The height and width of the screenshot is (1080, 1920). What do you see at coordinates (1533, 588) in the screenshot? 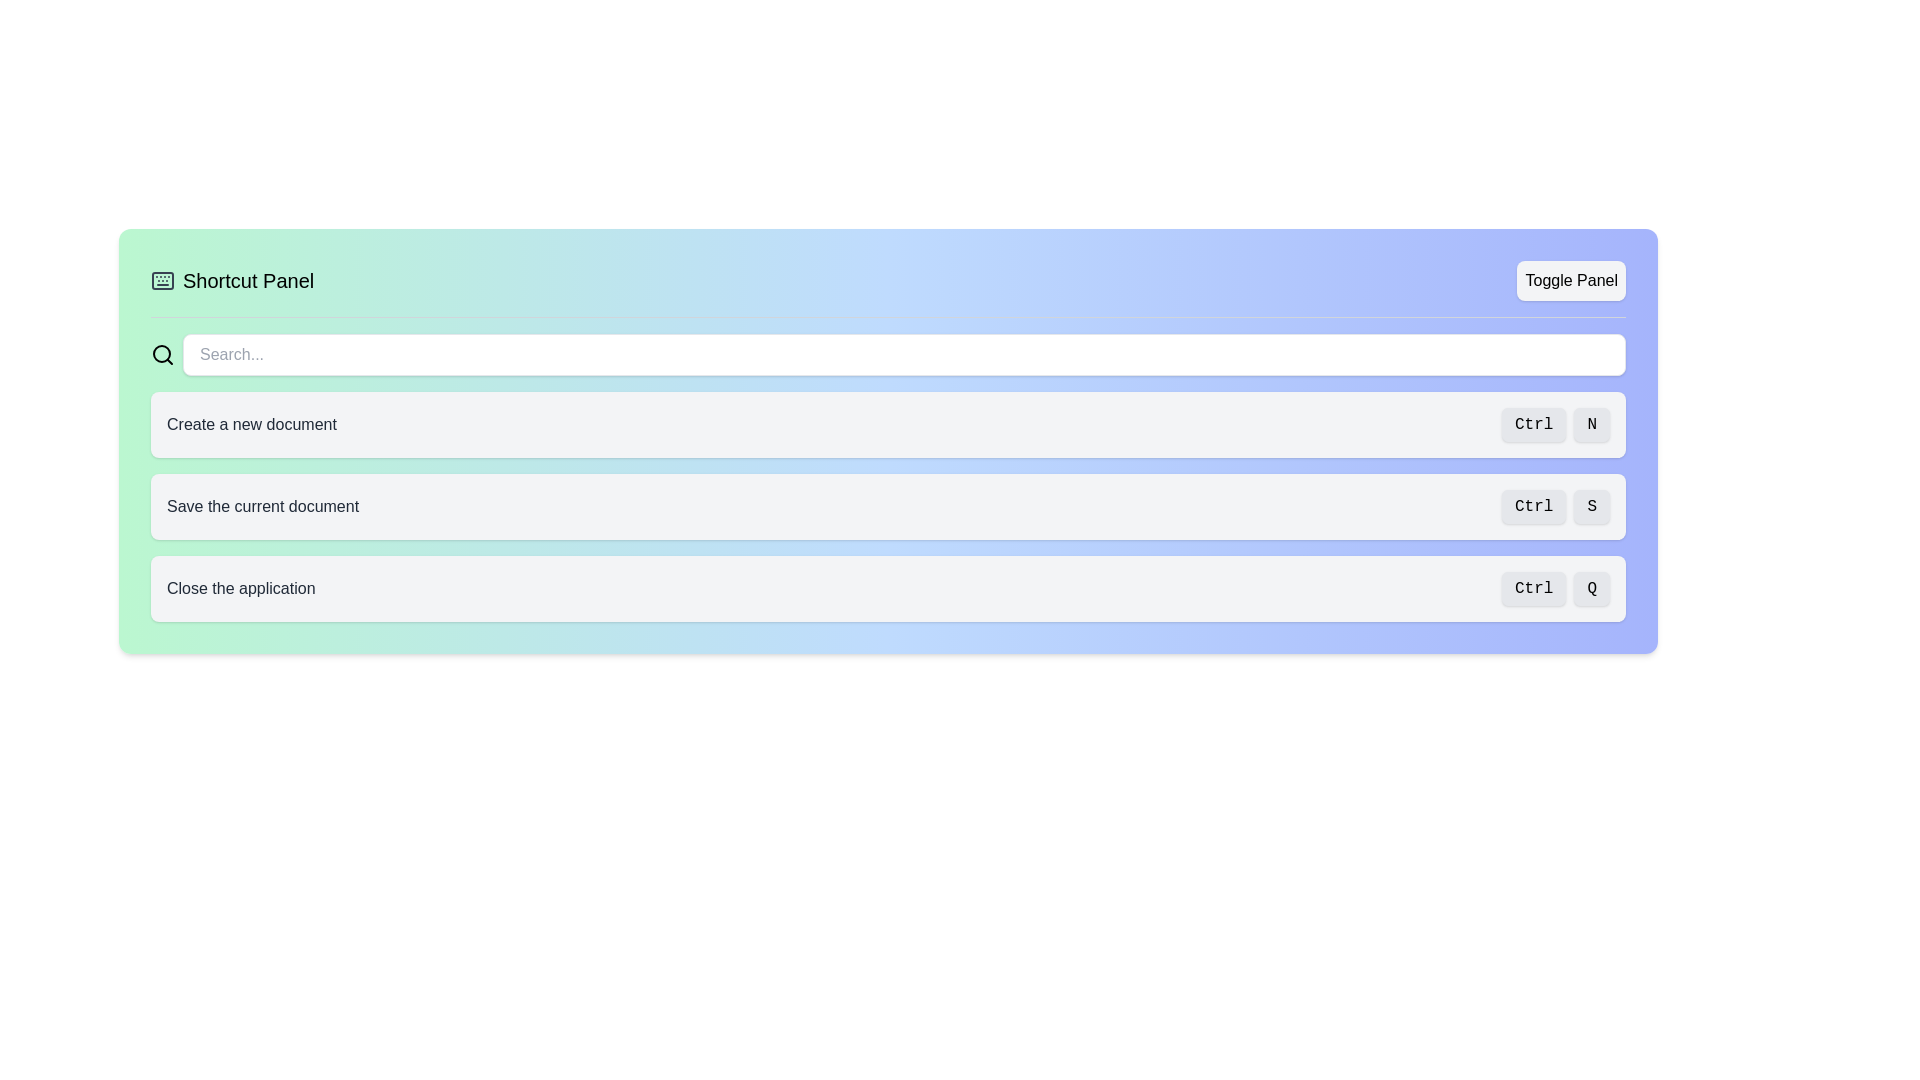
I see `the non-interactive button labeled 'Ctrl', which has a light gray background and is positioned next to the 'Q' button in the last row of shortcut descriptions` at bounding box center [1533, 588].